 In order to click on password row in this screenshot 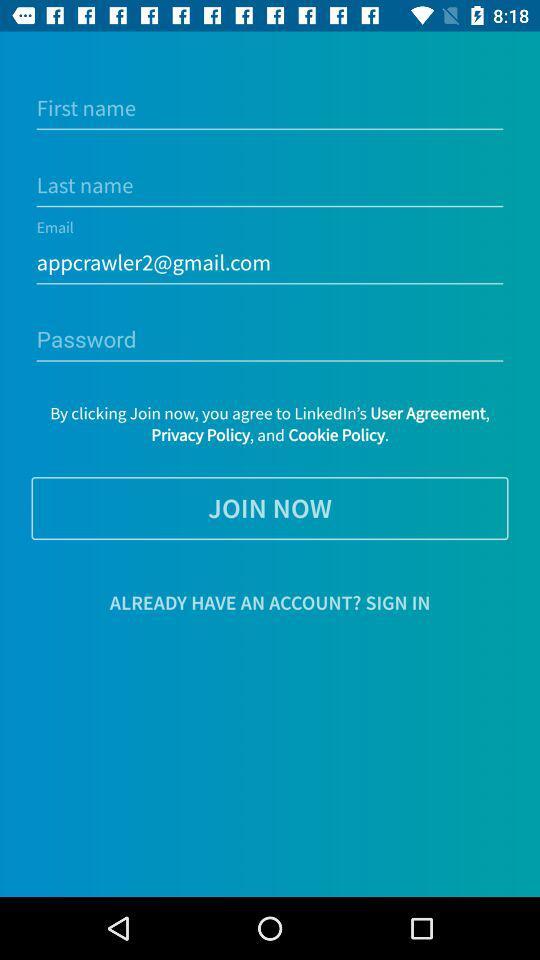, I will do `click(270, 340)`.